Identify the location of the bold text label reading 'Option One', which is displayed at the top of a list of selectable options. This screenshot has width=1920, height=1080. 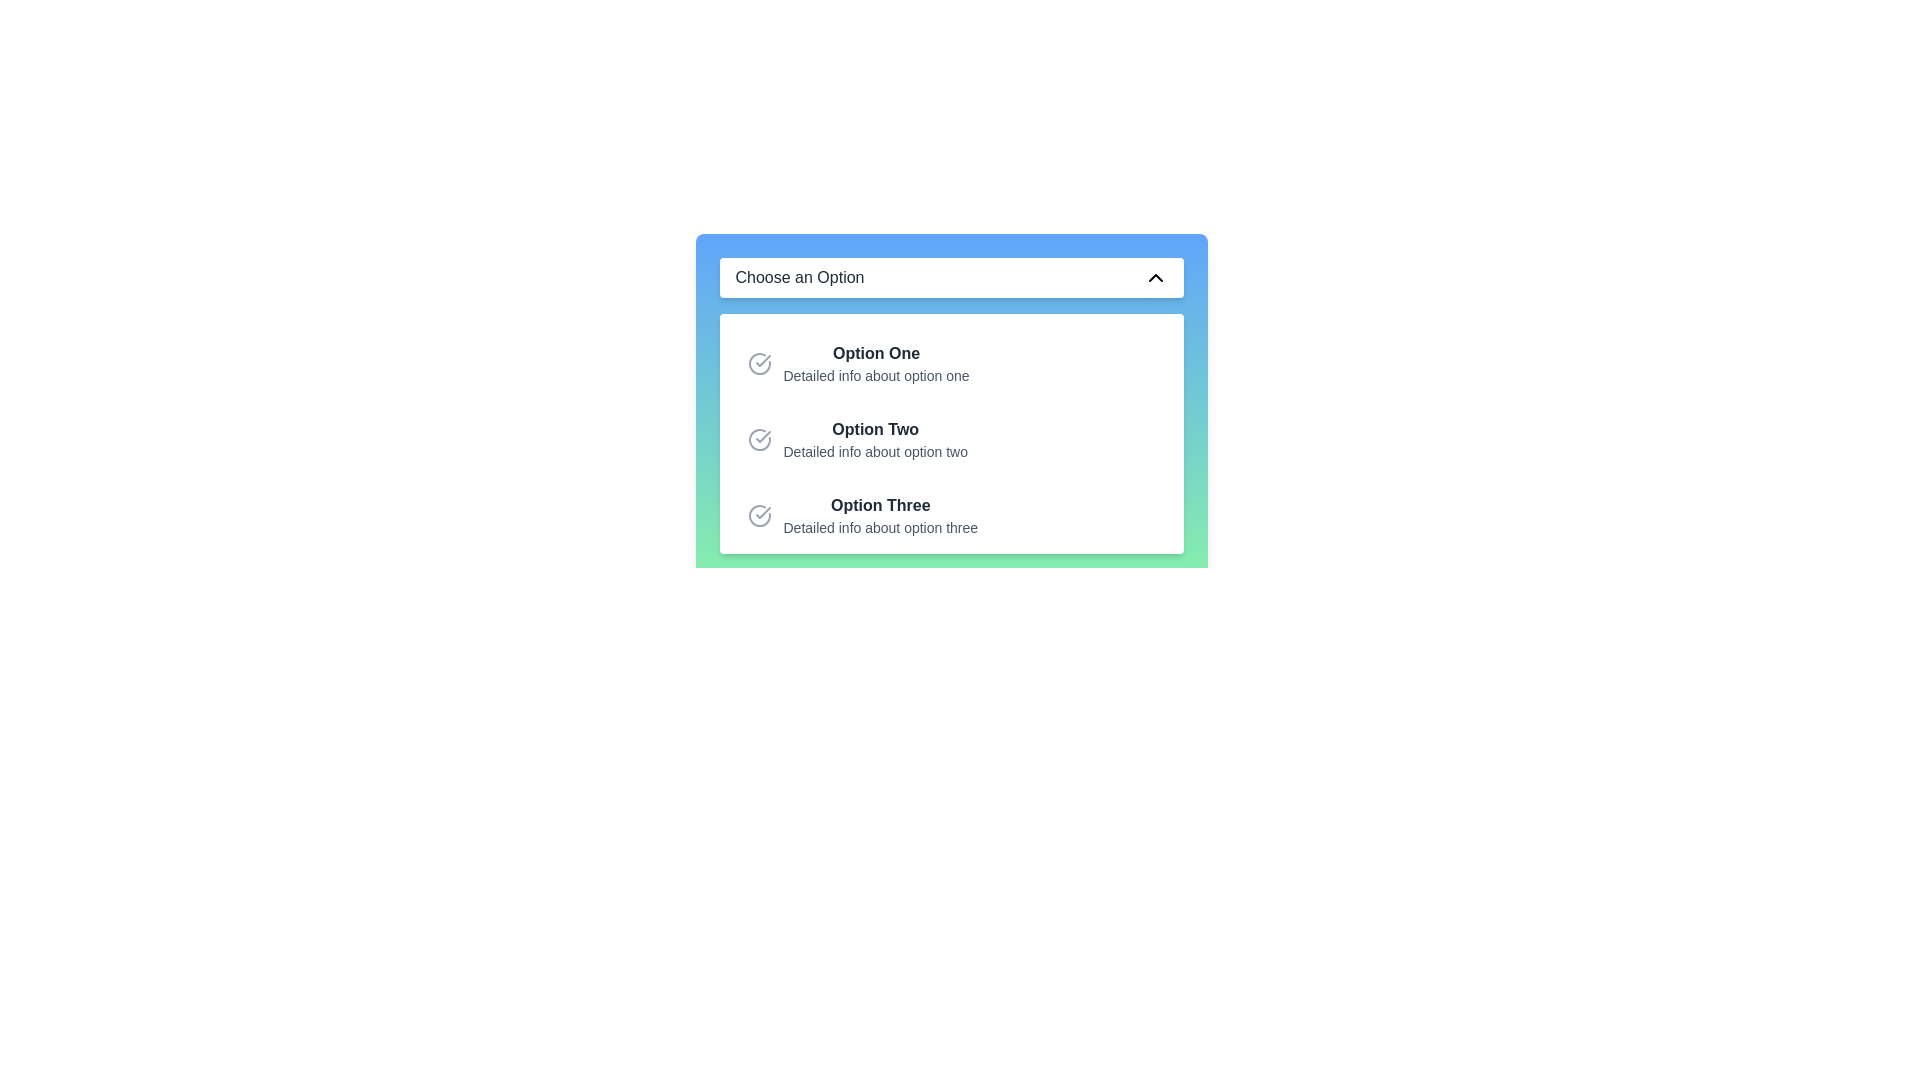
(876, 353).